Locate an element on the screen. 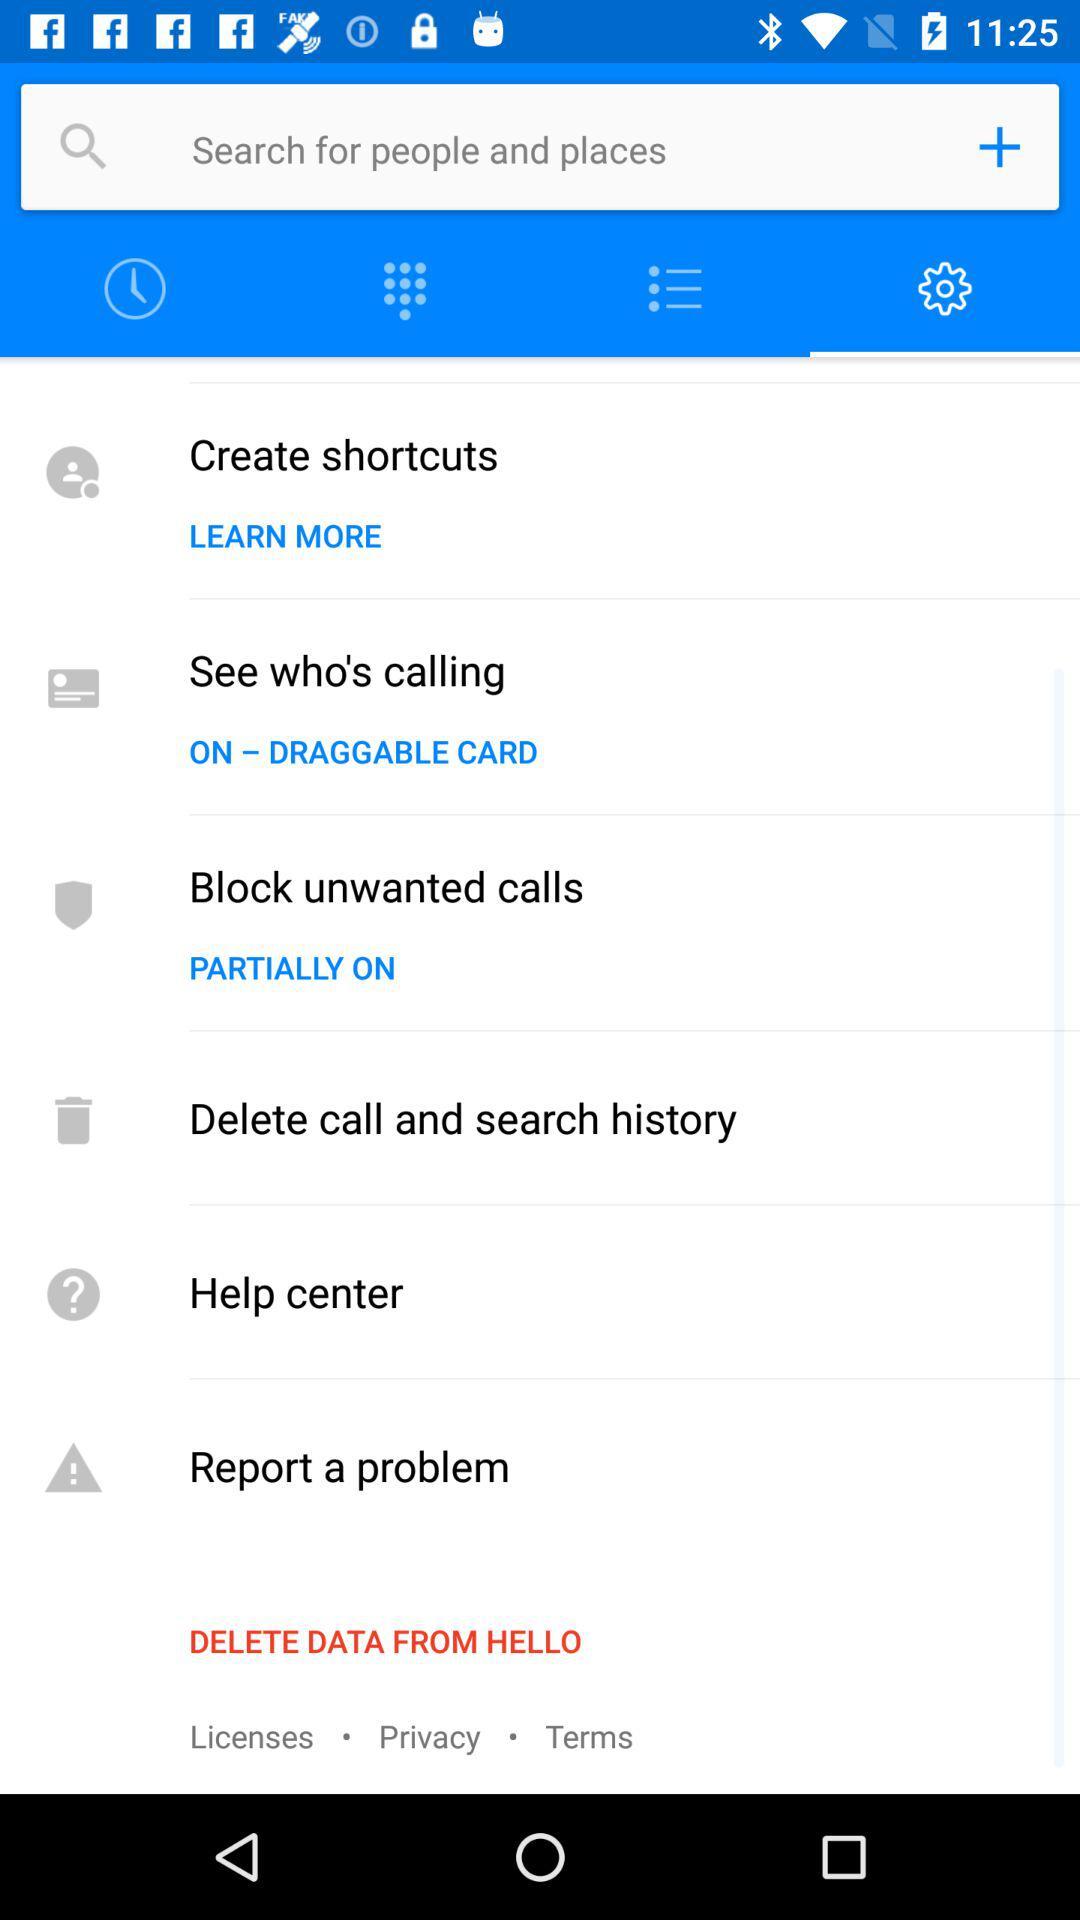 Image resolution: width=1080 pixels, height=1920 pixels. privacy is located at coordinates (428, 1734).